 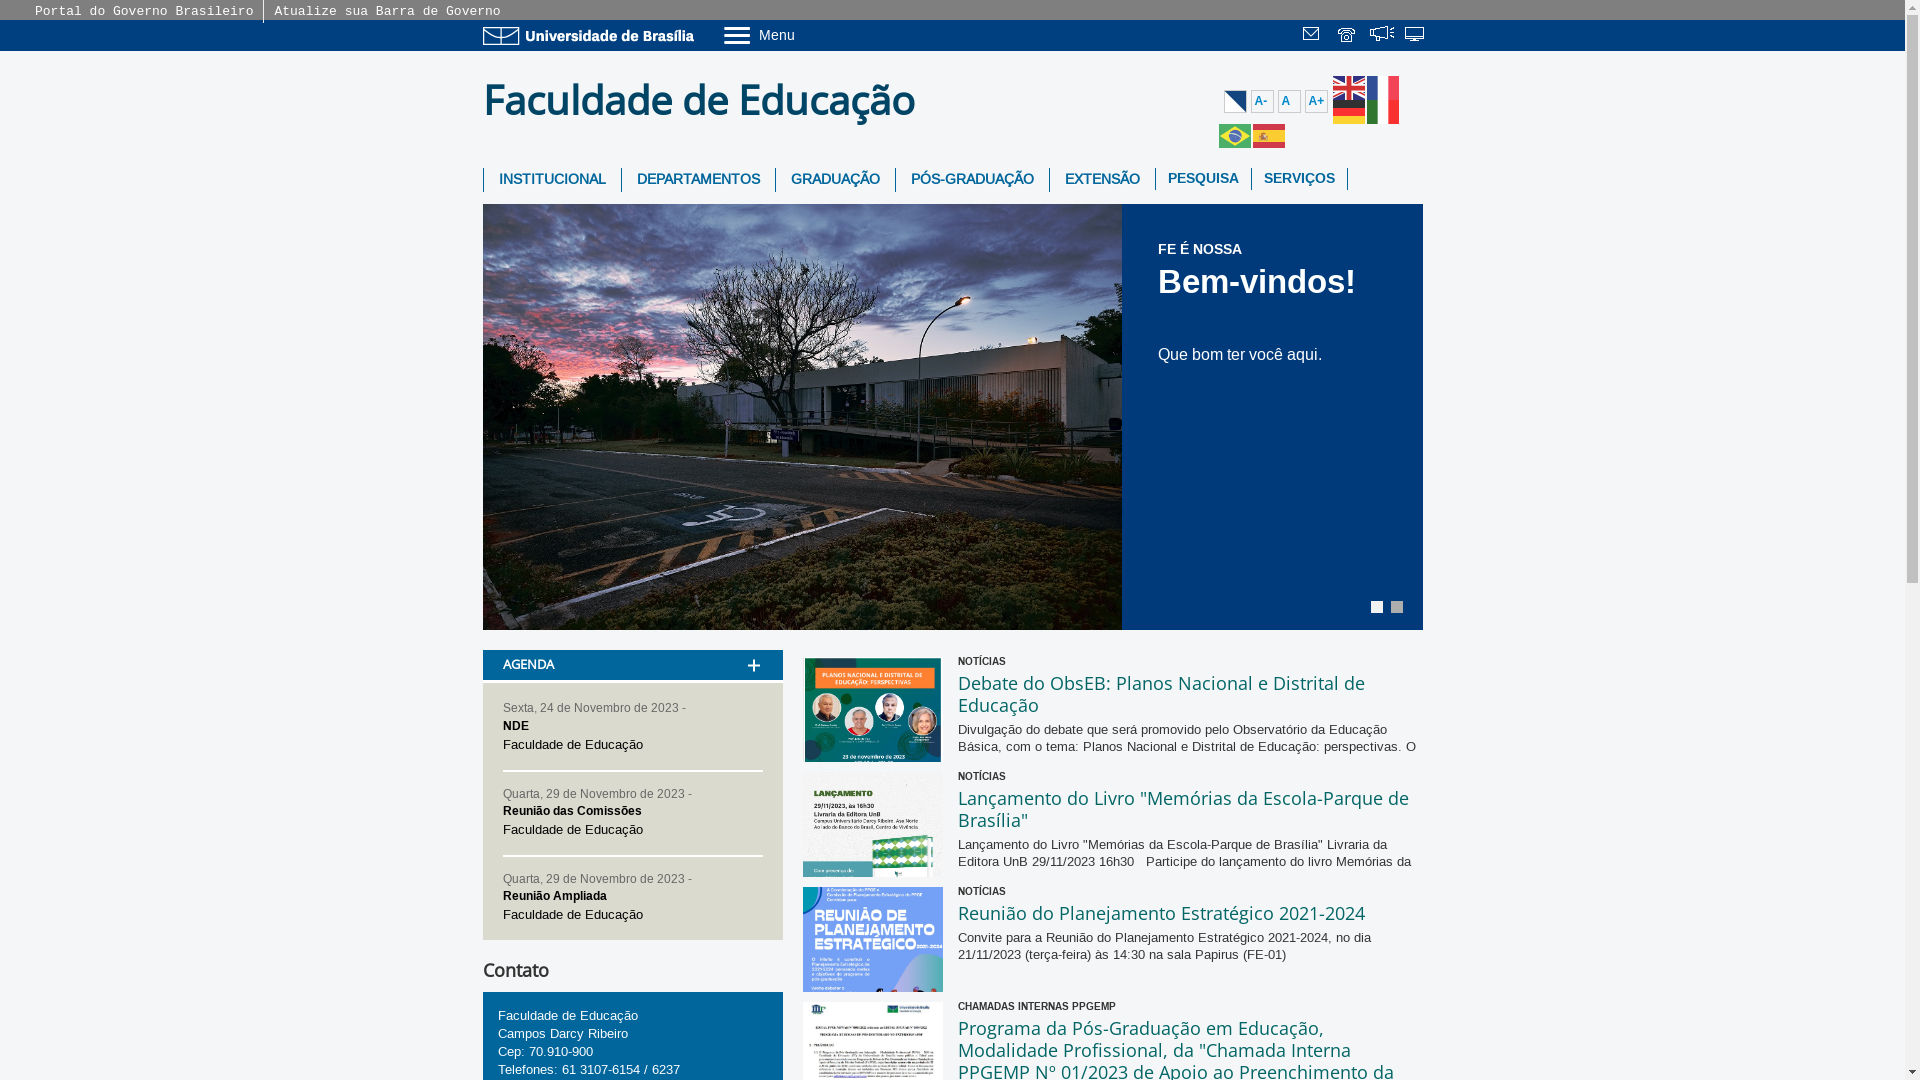 What do you see at coordinates (1315, 101) in the screenshot?
I see `'A+'` at bounding box center [1315, 101].